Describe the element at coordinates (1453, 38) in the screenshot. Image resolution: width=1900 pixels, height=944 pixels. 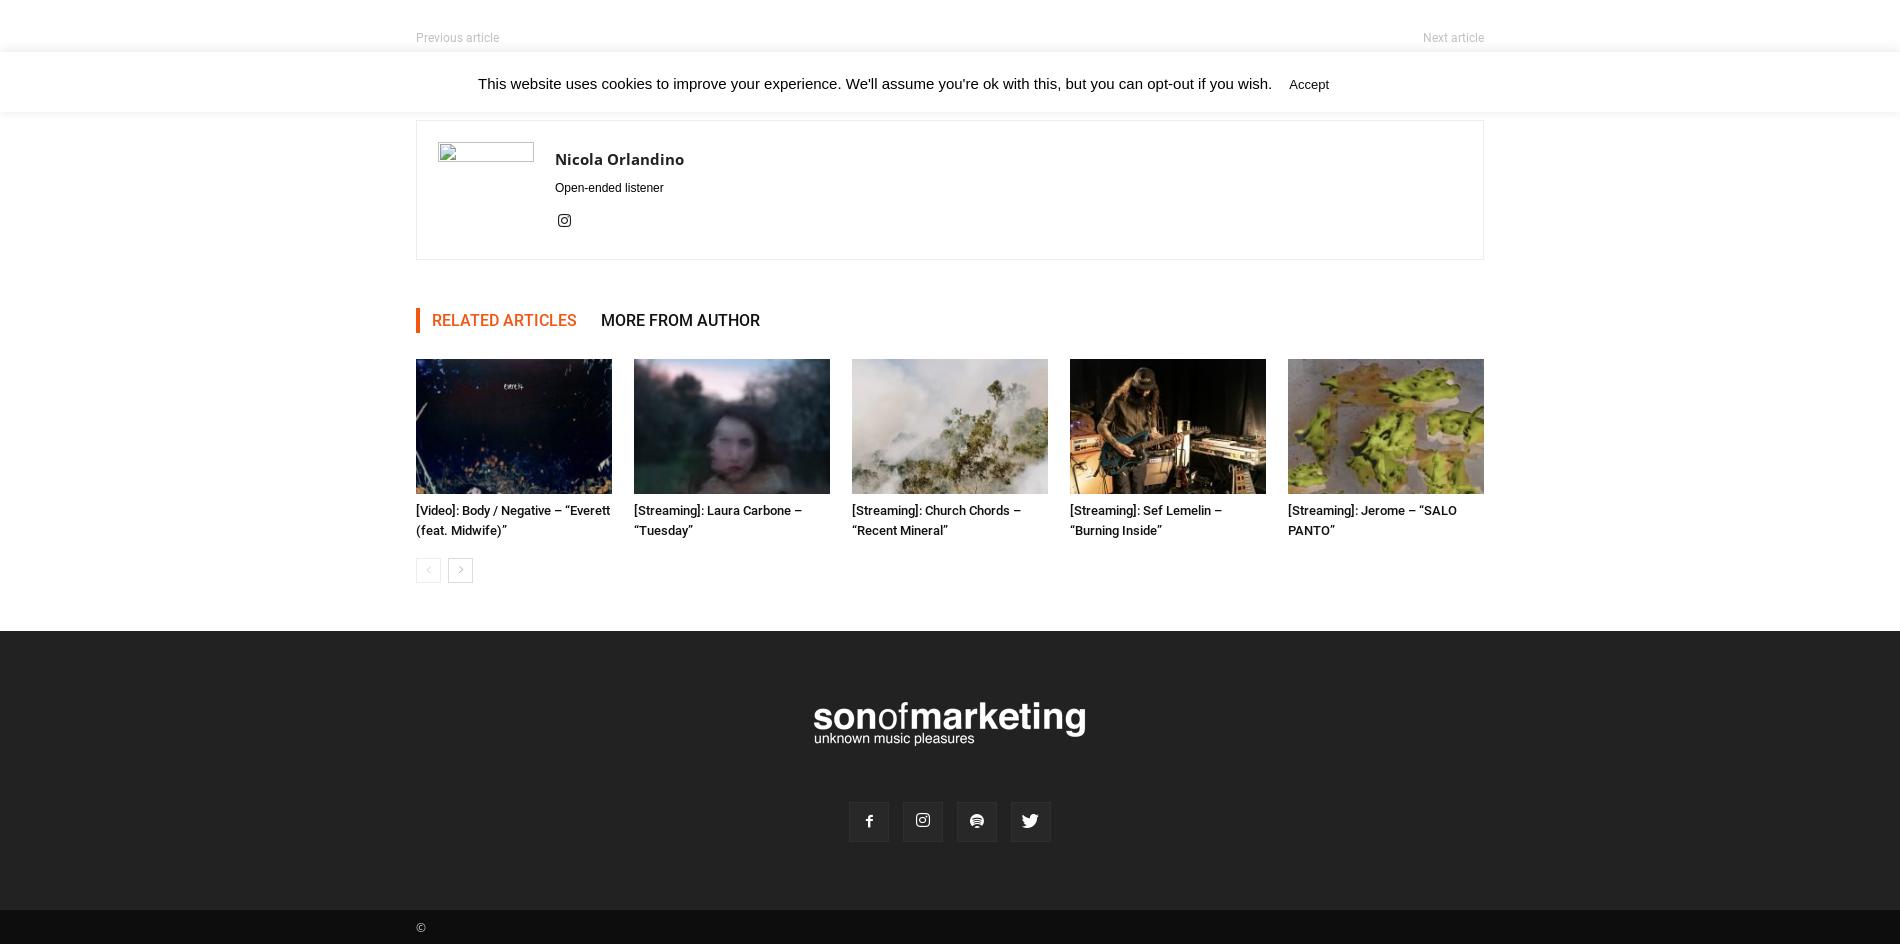
I see `'Next article'` at that location.